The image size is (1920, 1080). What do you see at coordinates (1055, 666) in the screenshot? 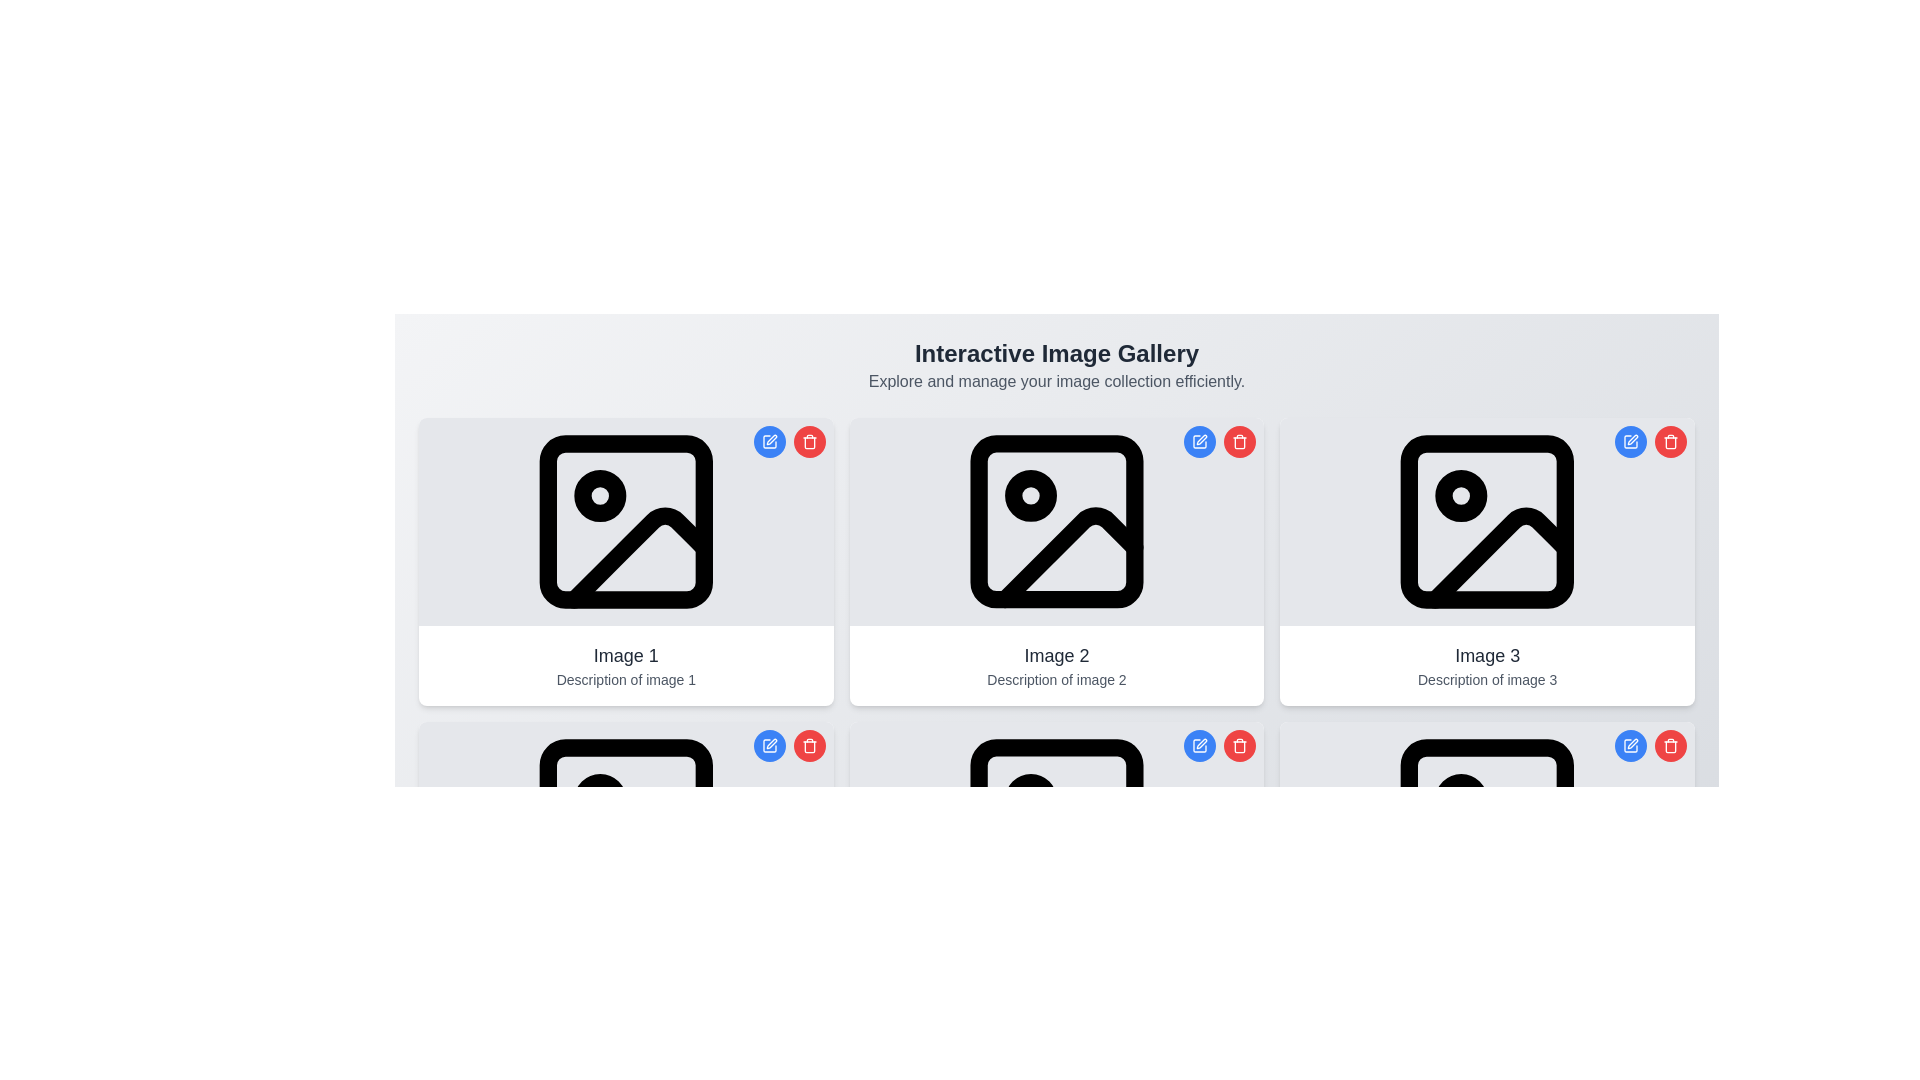
I see `the Text description area at the bottom of the second image card in the top row of the image gallery to interact with additional features` at bounding box center [1055, 666].